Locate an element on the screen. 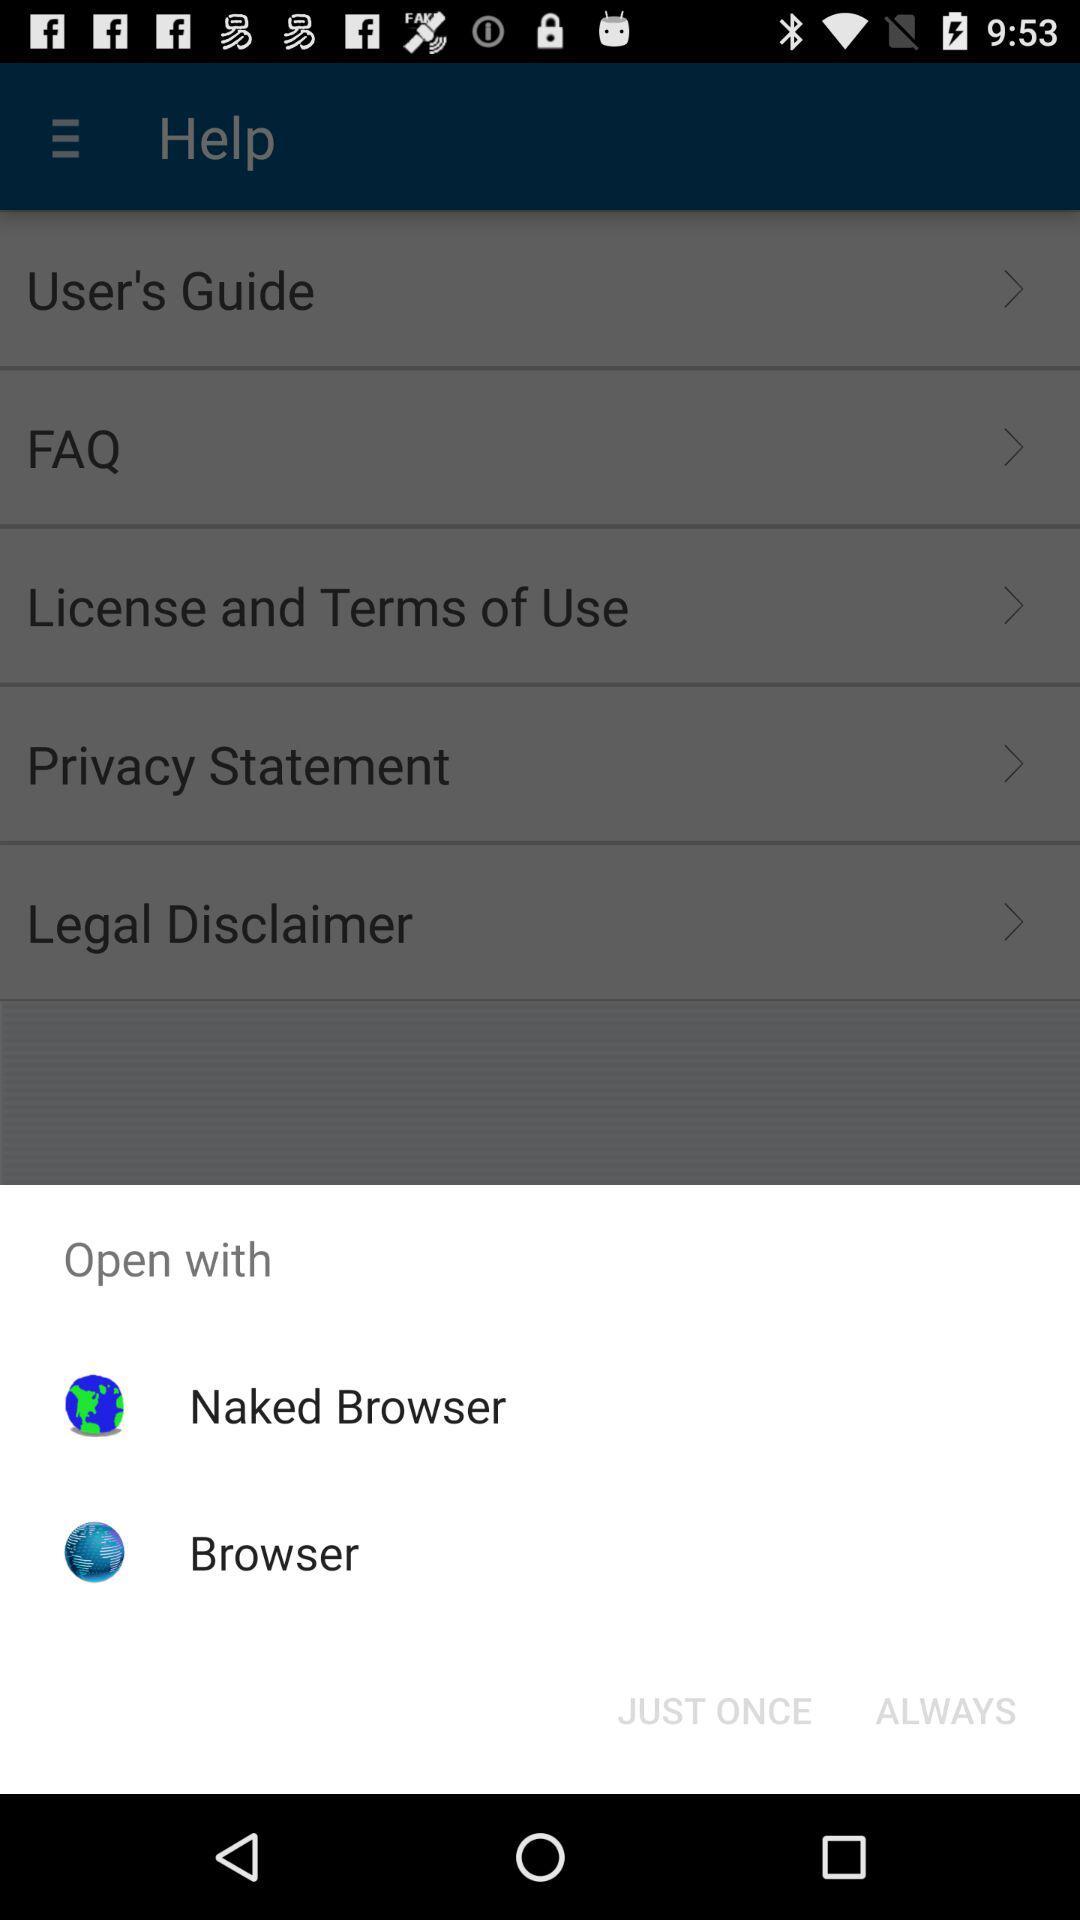 The width and height of the screenshot is (1080, 1920). the icon below the open with item is located at coordinates (346, 1404).